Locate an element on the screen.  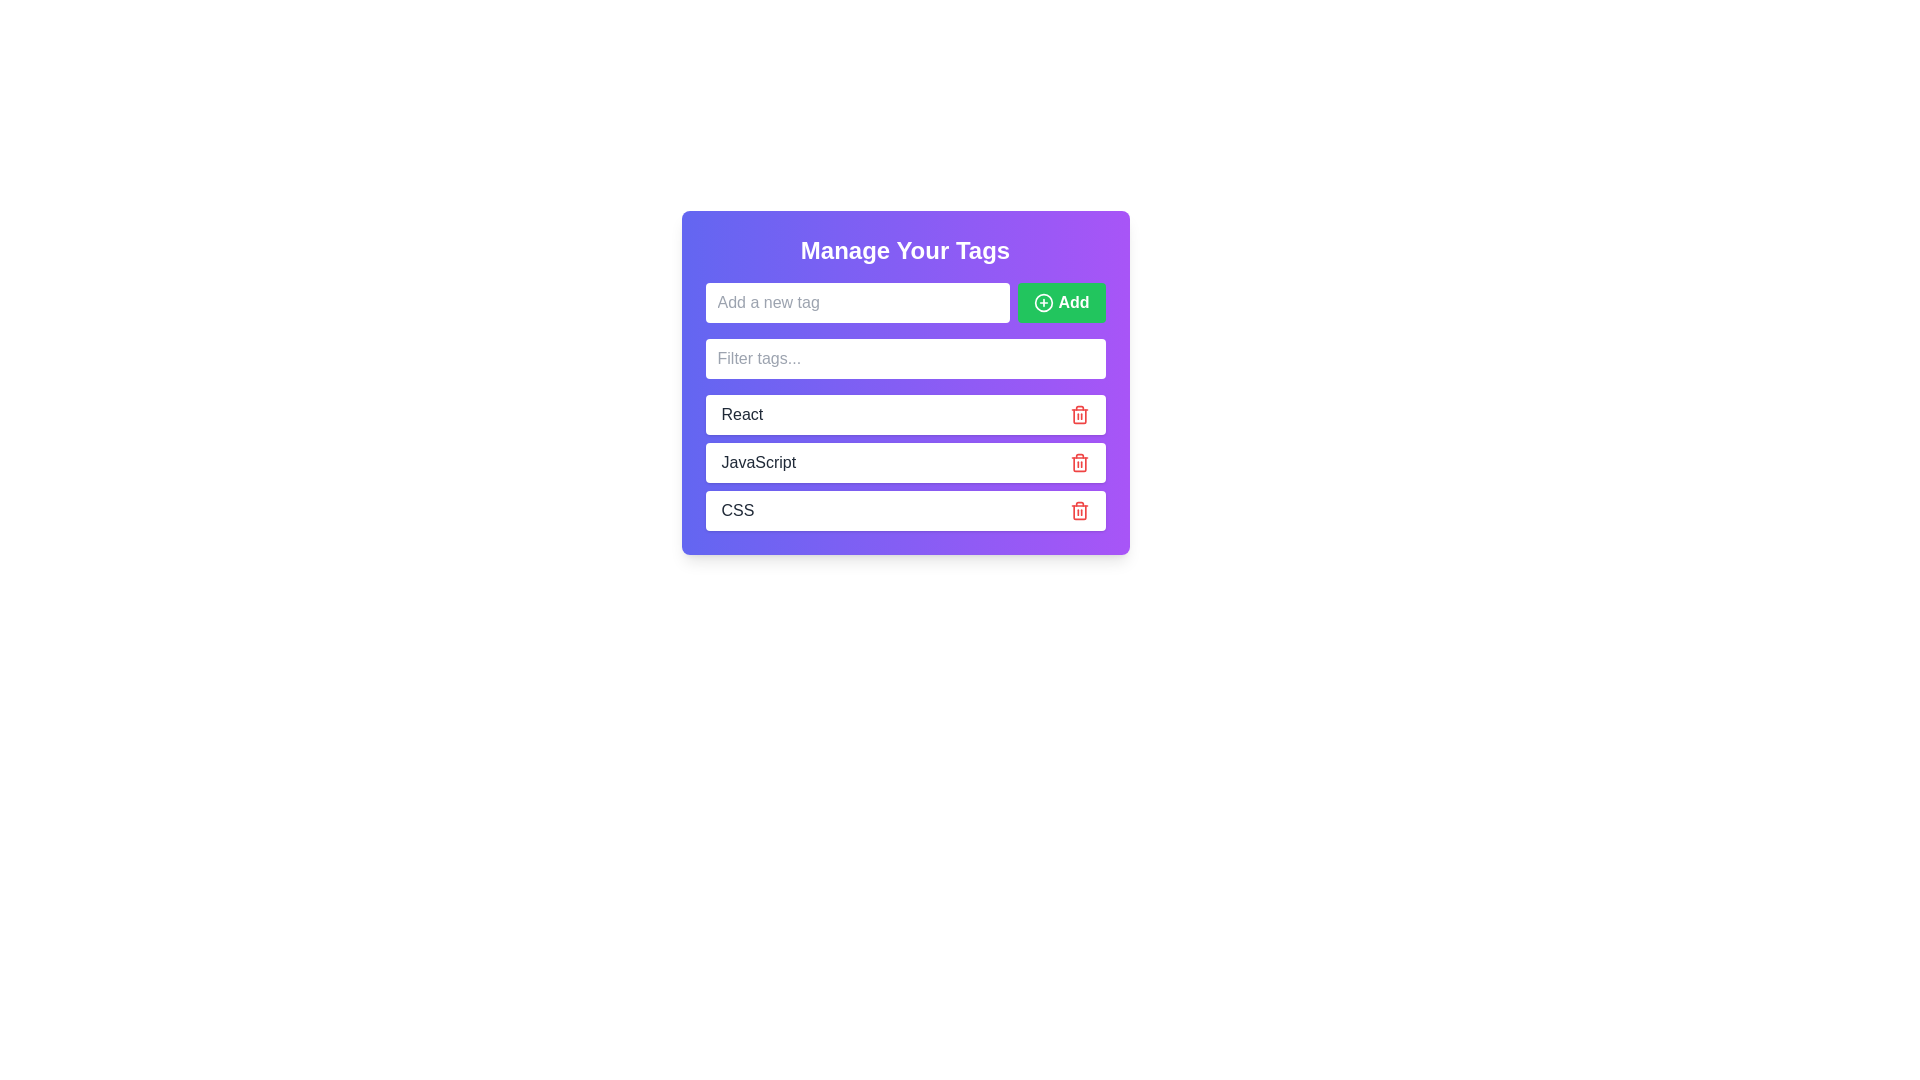
the circular 'Add' icon with a plus symbol at its center, which is enclosed by a lighter circle border, located inside the green rectangular 'Add' button is located at coordinates (1043, 303).